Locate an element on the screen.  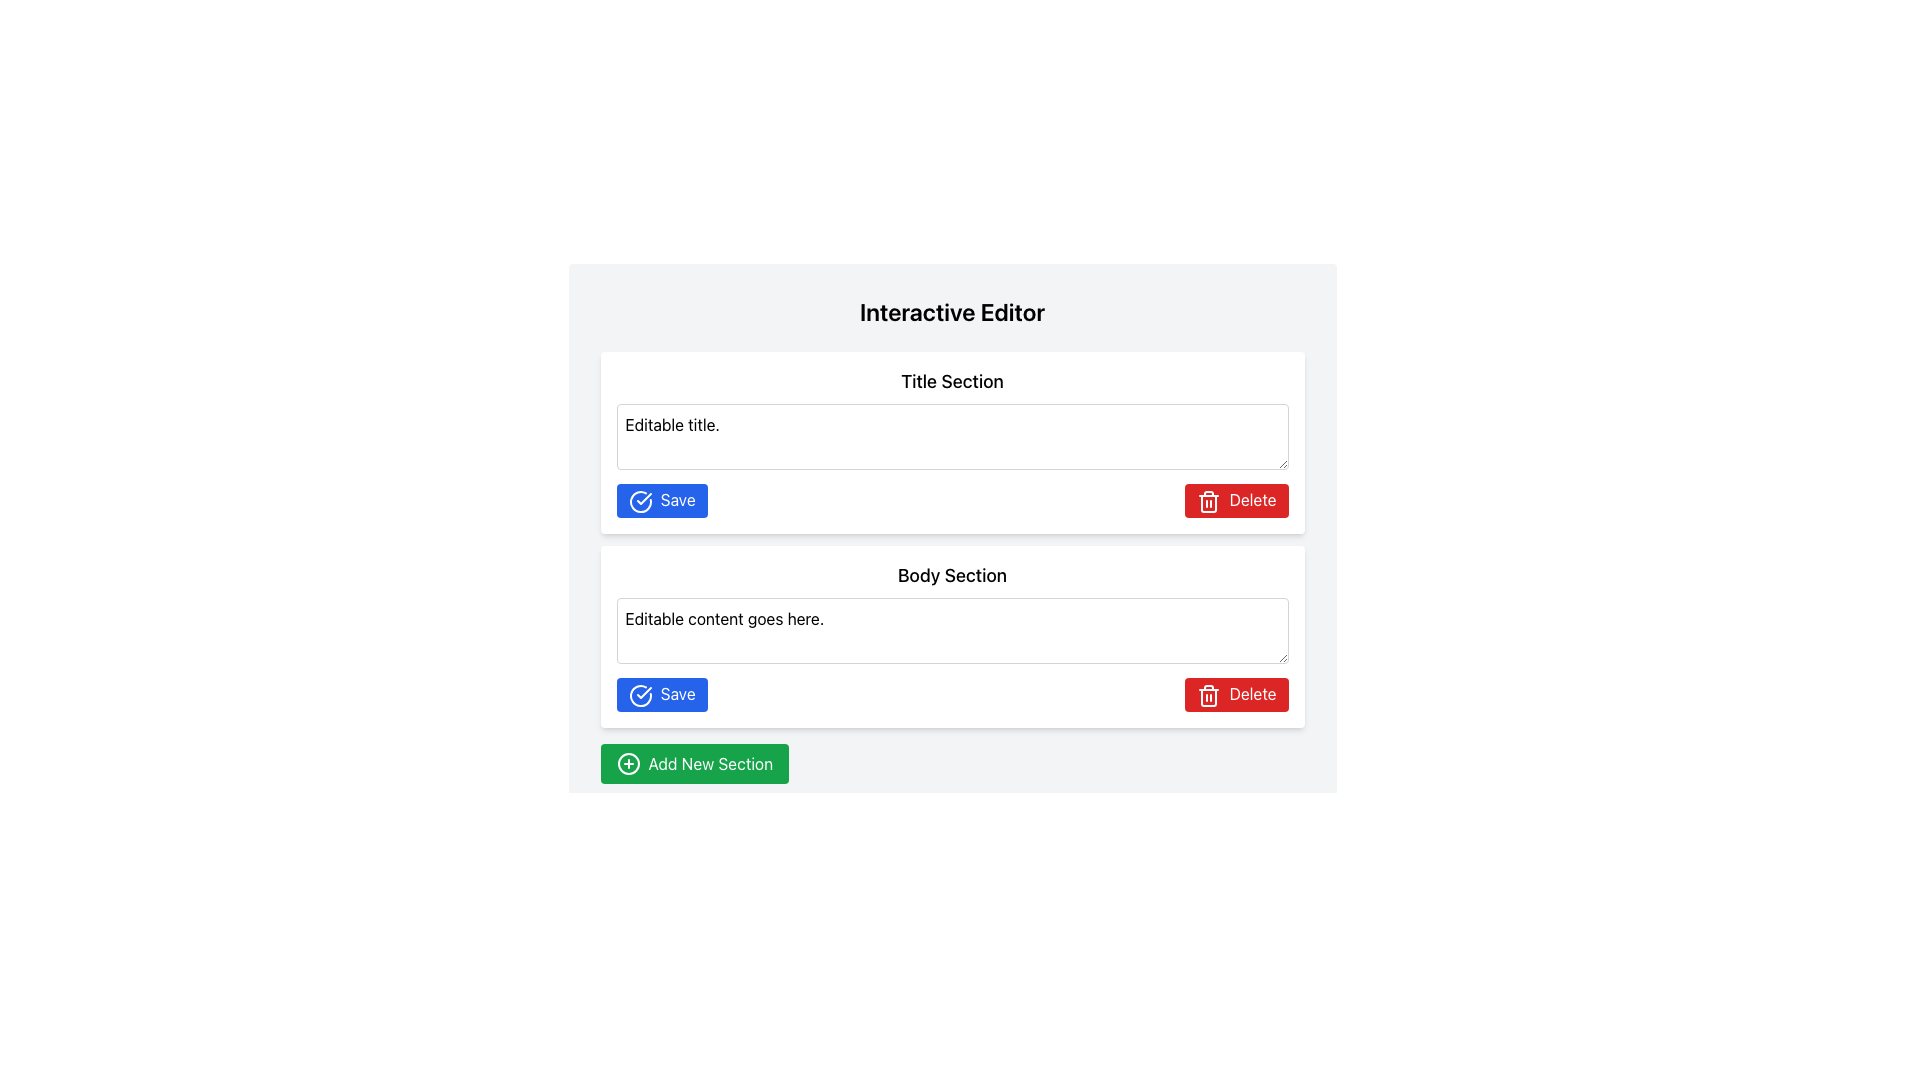
the circular icon within the 'Add New Section' button located at the bottom-center region of the interface is located at coordinates (627, 763).